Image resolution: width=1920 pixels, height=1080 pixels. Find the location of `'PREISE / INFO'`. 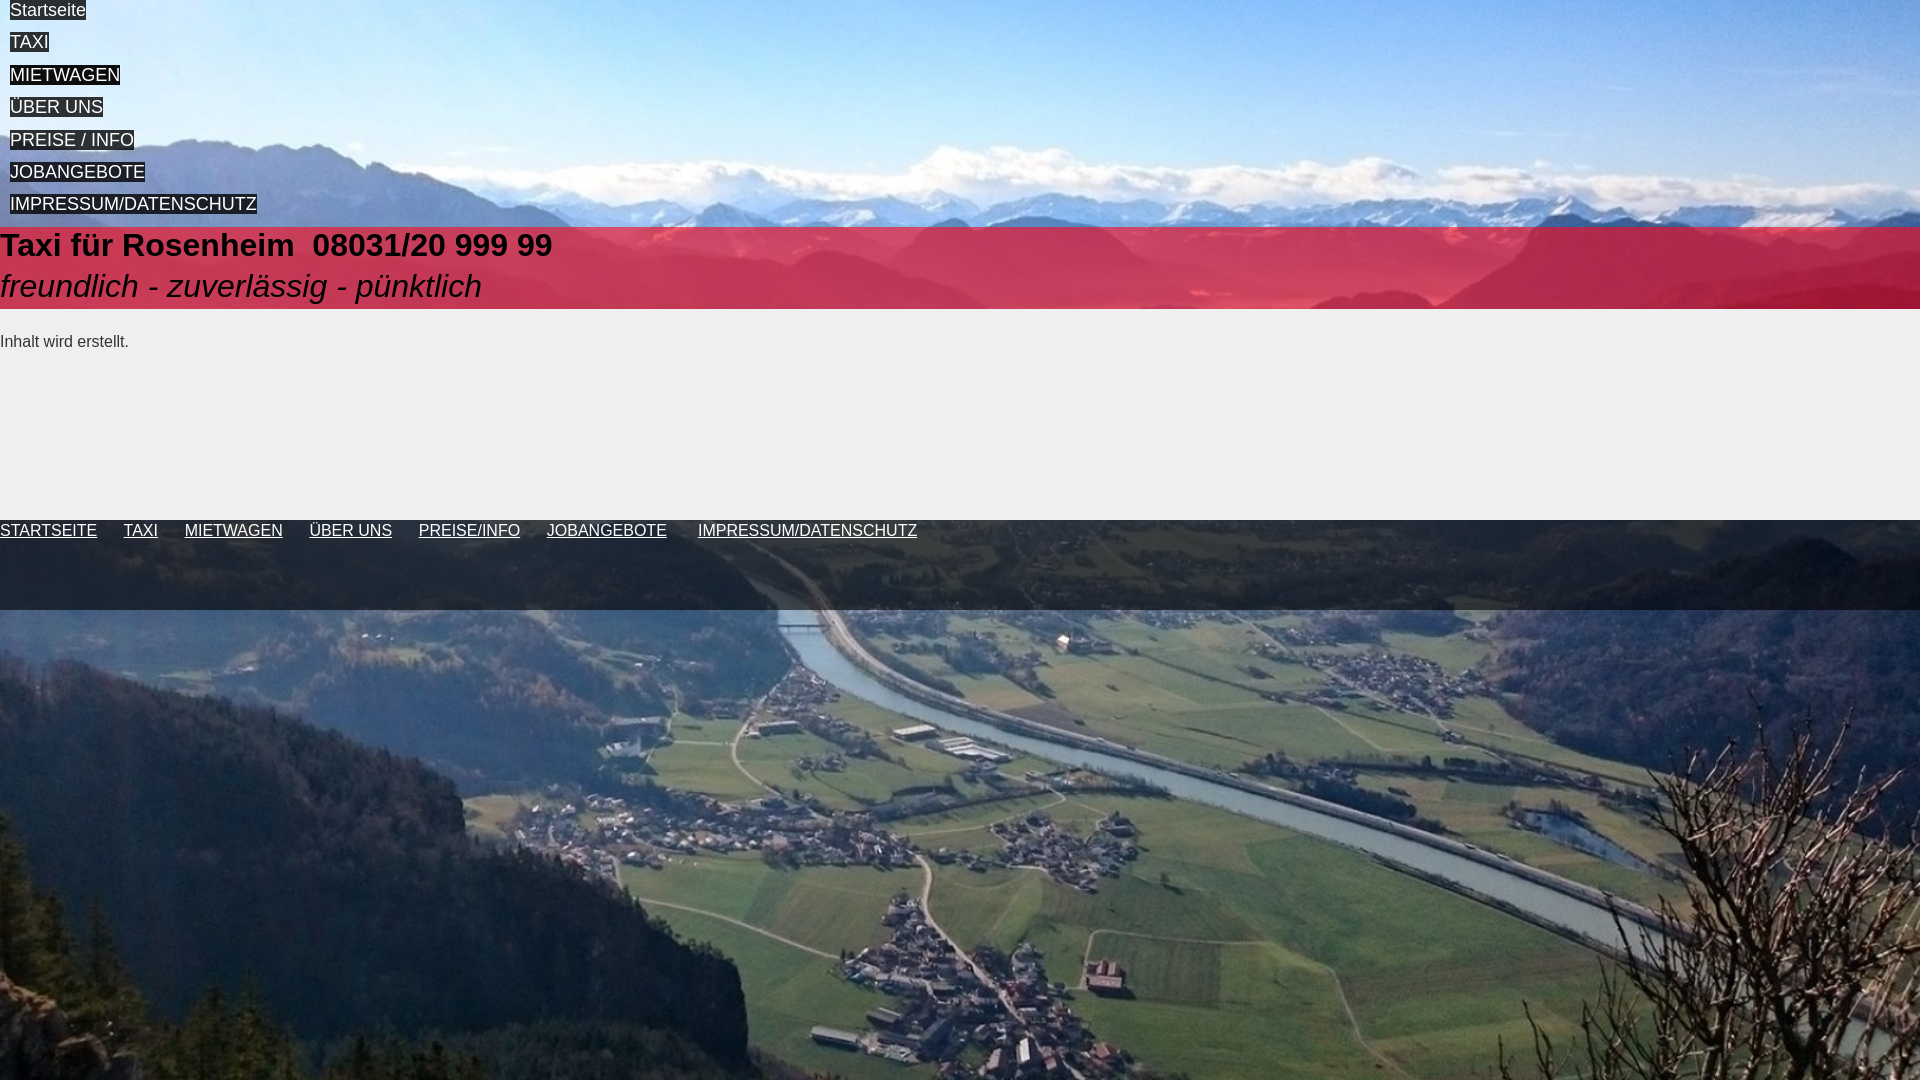

'PREISE / INFO' is located at coordinates (72, 138).